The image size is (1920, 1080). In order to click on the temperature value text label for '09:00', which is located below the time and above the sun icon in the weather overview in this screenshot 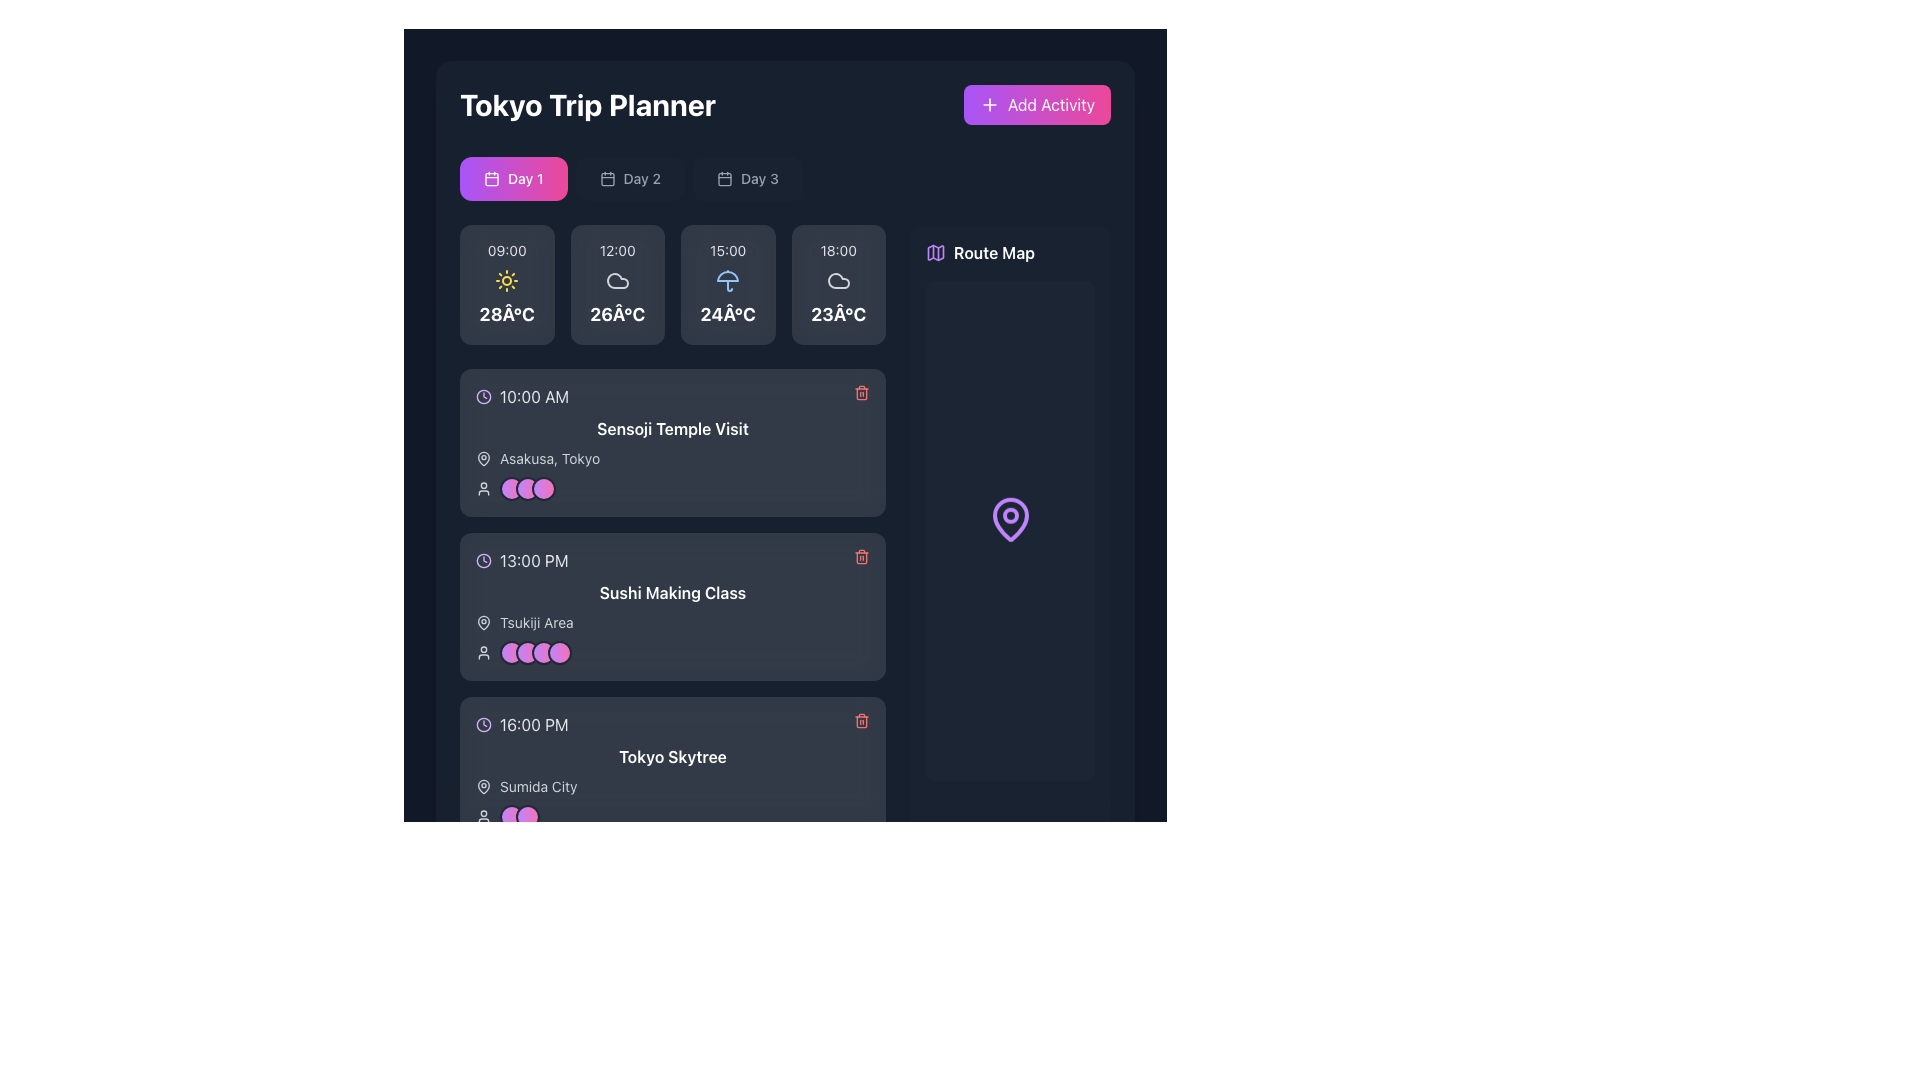, I will do `click(507, 315)`.